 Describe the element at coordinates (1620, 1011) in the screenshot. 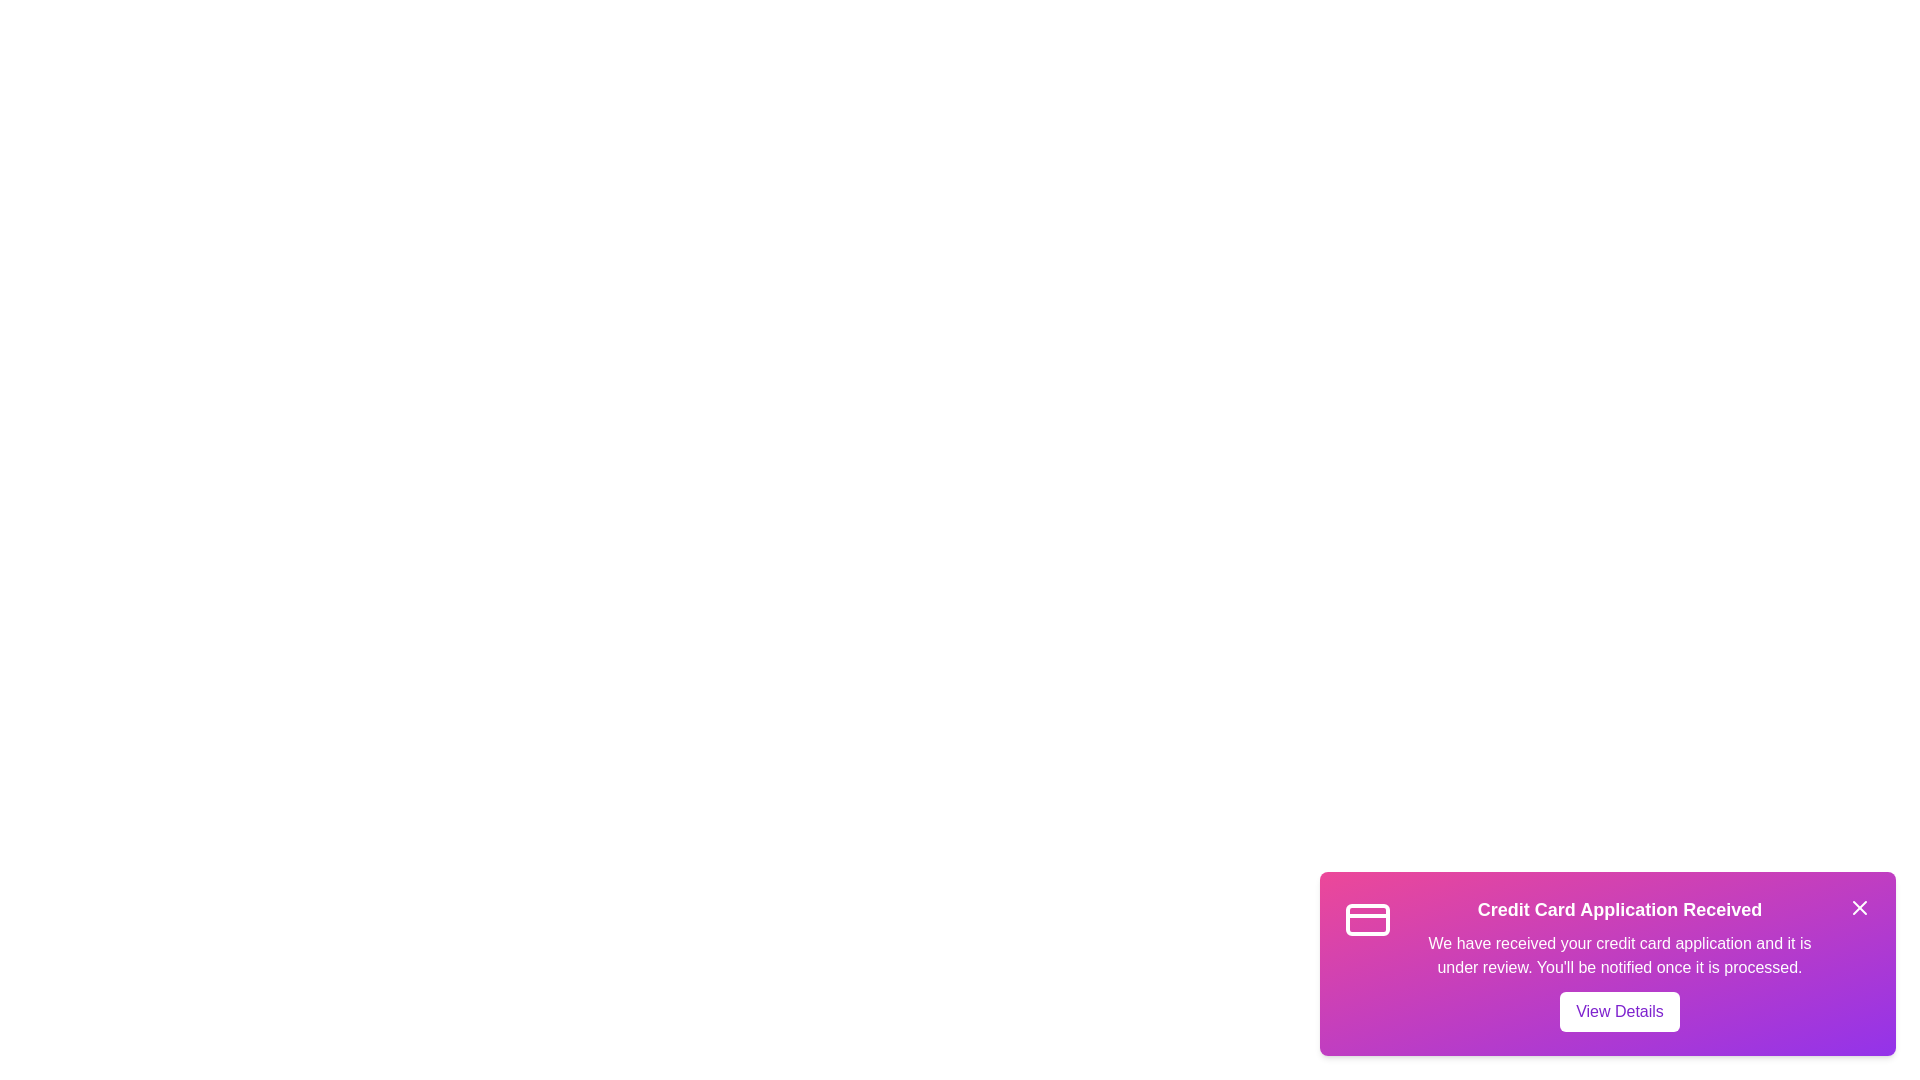

I see `the 'View Details' button` at that location.